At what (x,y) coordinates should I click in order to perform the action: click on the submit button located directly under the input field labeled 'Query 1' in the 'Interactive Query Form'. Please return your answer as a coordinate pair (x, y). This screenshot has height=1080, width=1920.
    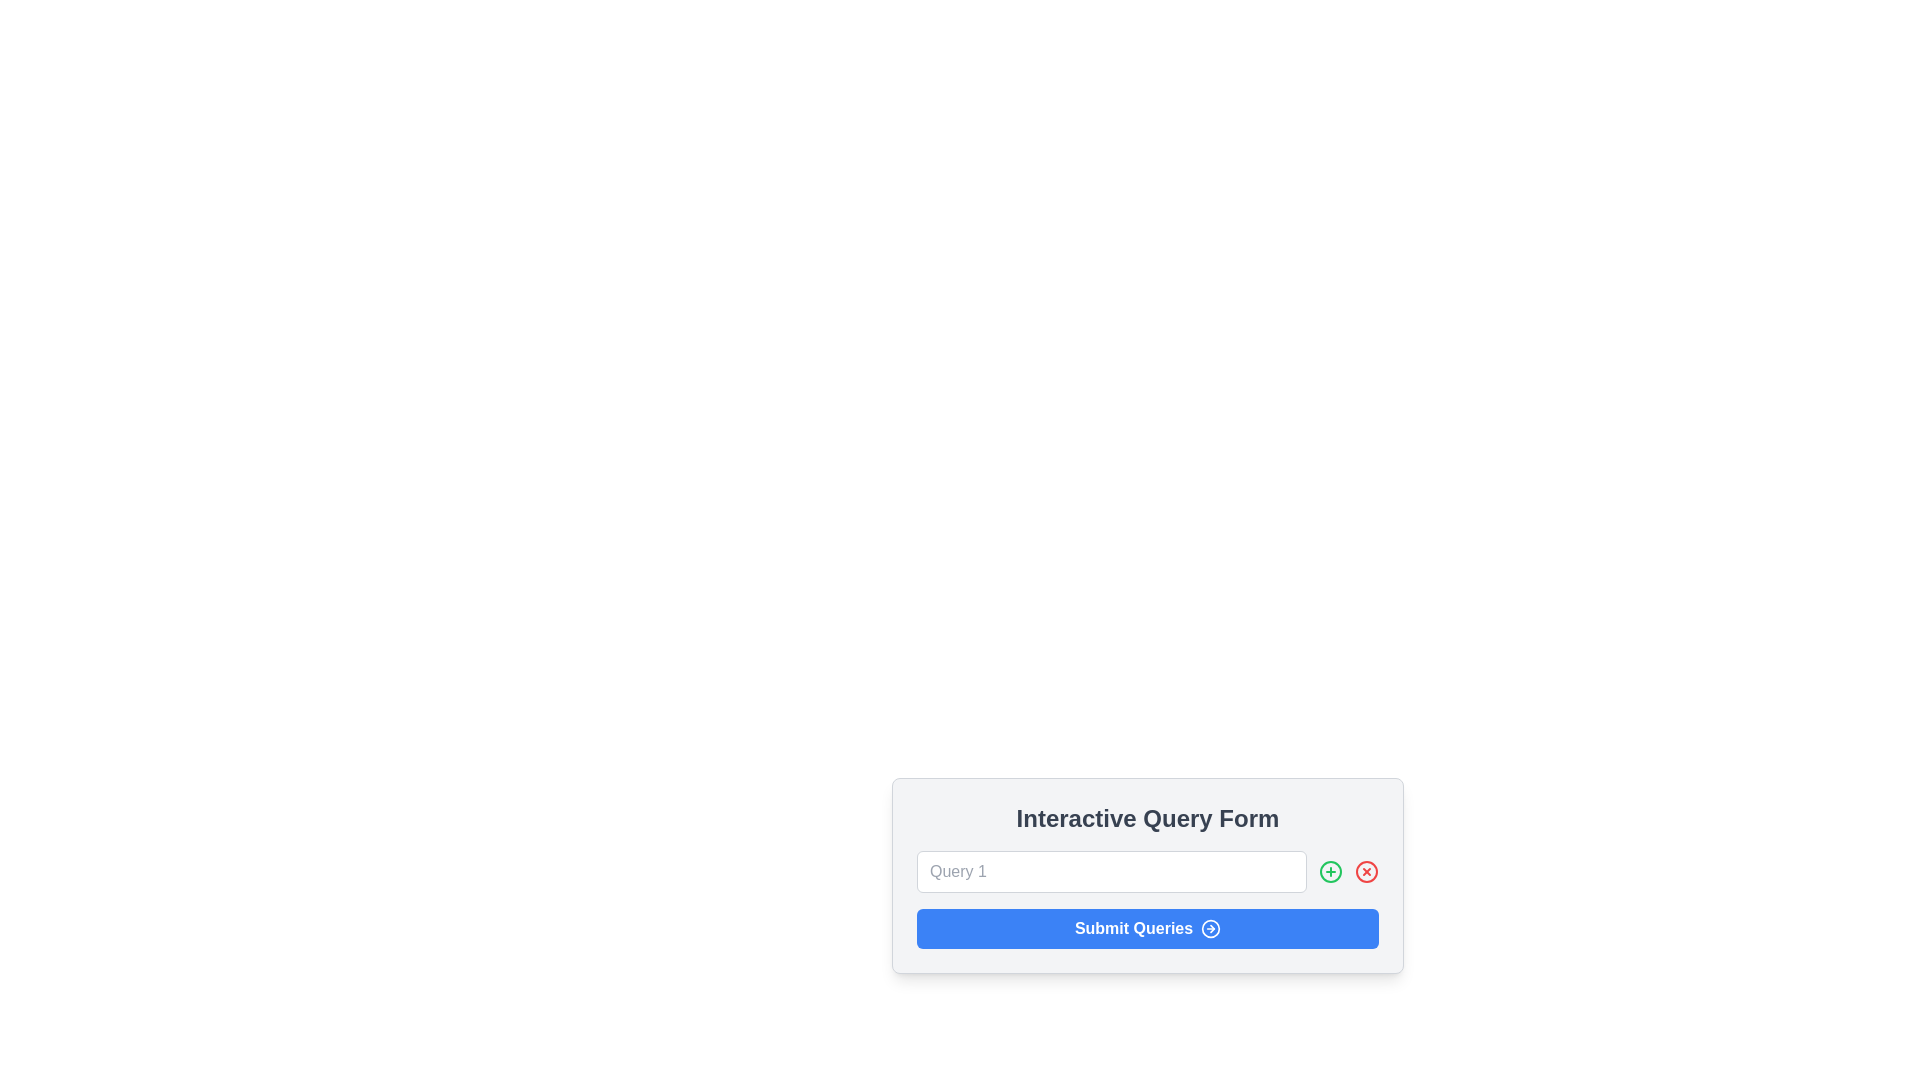
    Looking at the image, I should click on (1147, 929).